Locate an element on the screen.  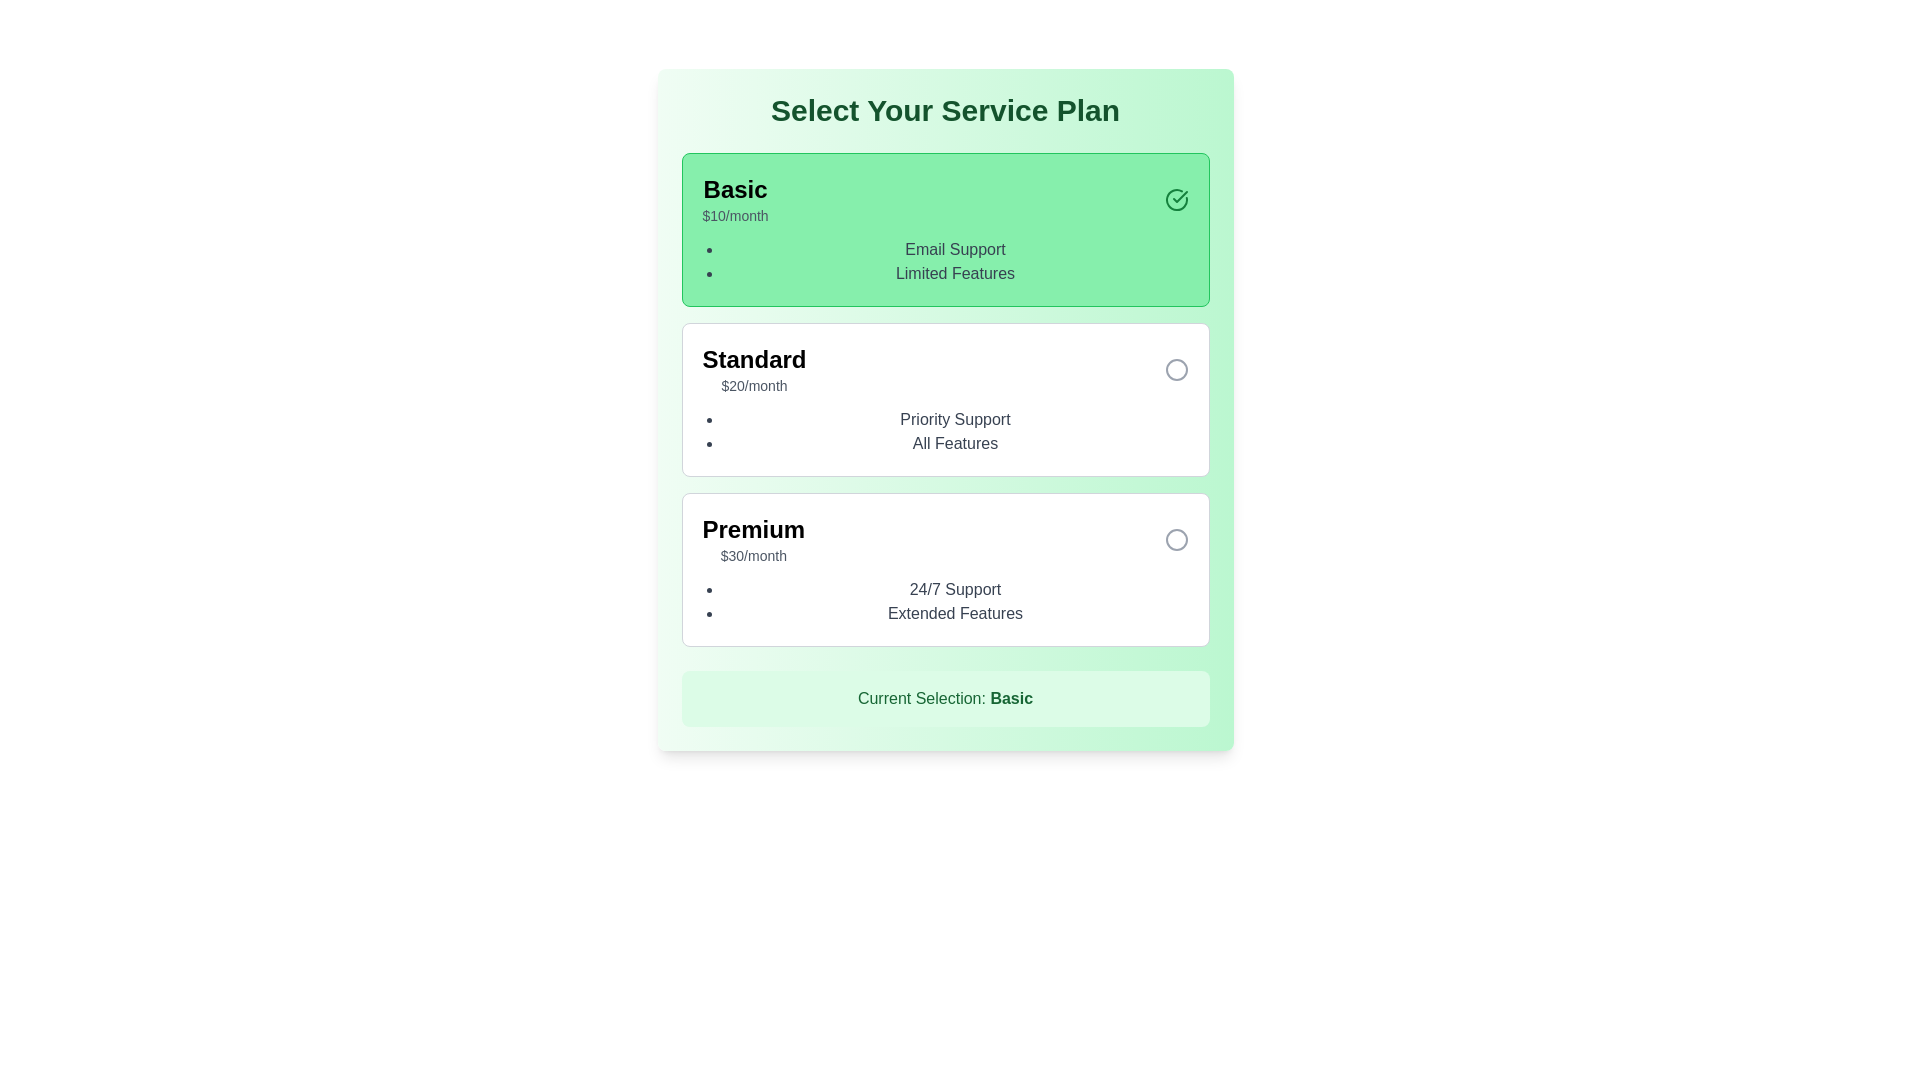
the Text Display element that shows the bold text 'Basic' with a larger font size in dark green on a light green background, indicating the current selection is located at coordinates (1011, 697).